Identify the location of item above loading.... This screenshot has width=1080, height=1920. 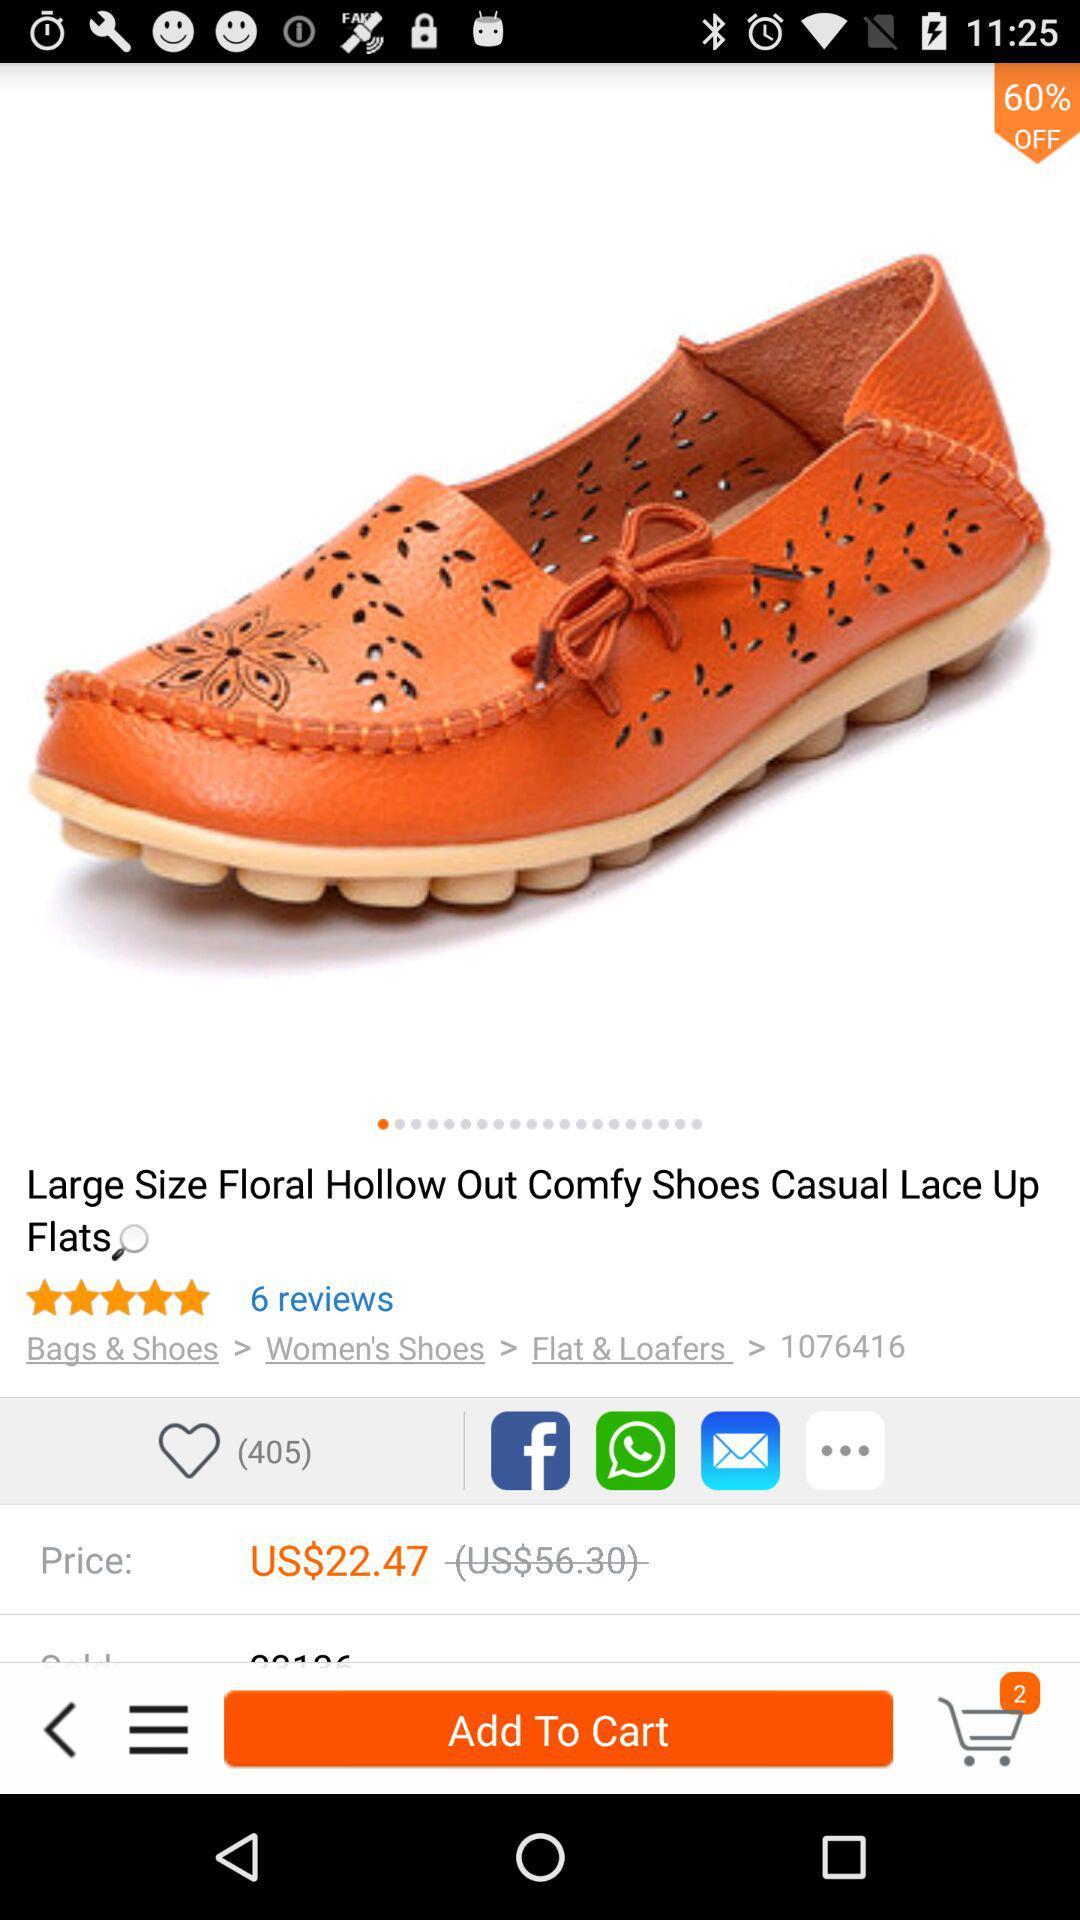
(679, 1124).